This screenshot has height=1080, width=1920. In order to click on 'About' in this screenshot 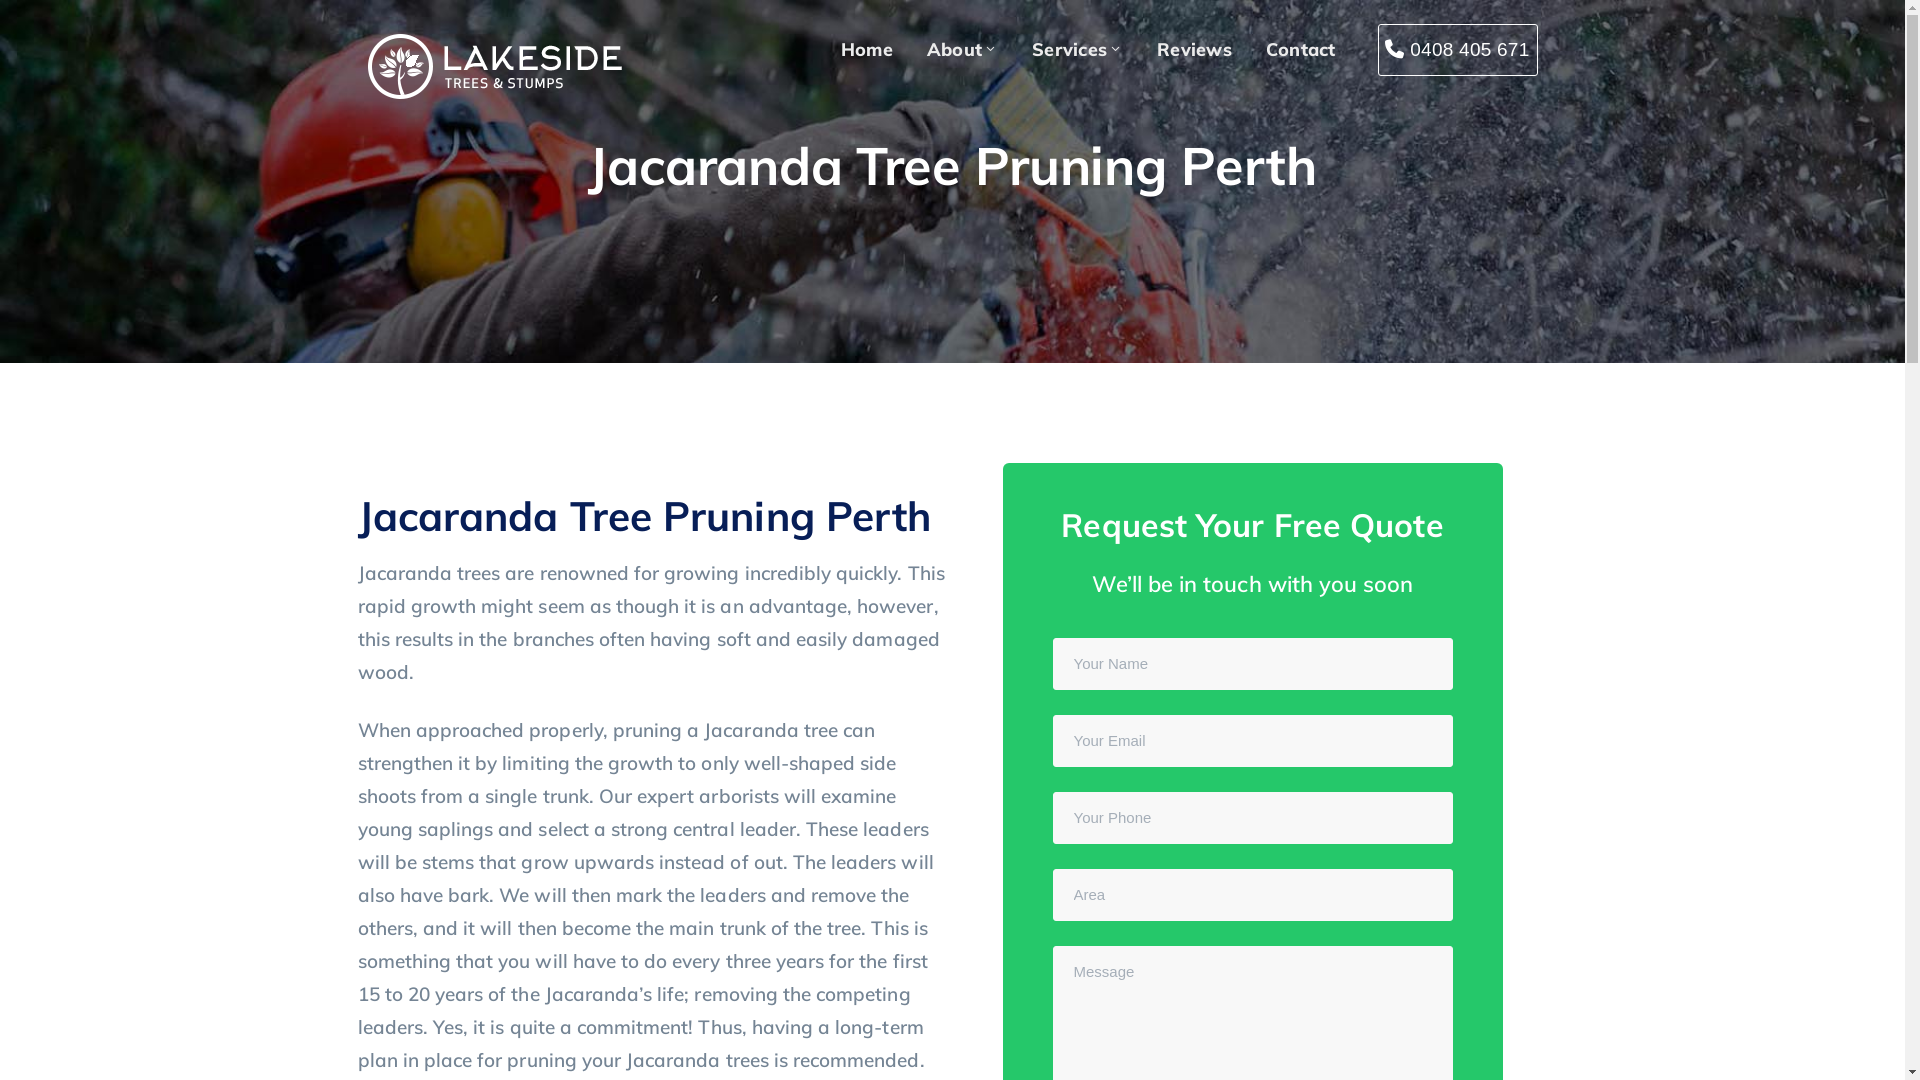, I will do `click(925, 49)`.